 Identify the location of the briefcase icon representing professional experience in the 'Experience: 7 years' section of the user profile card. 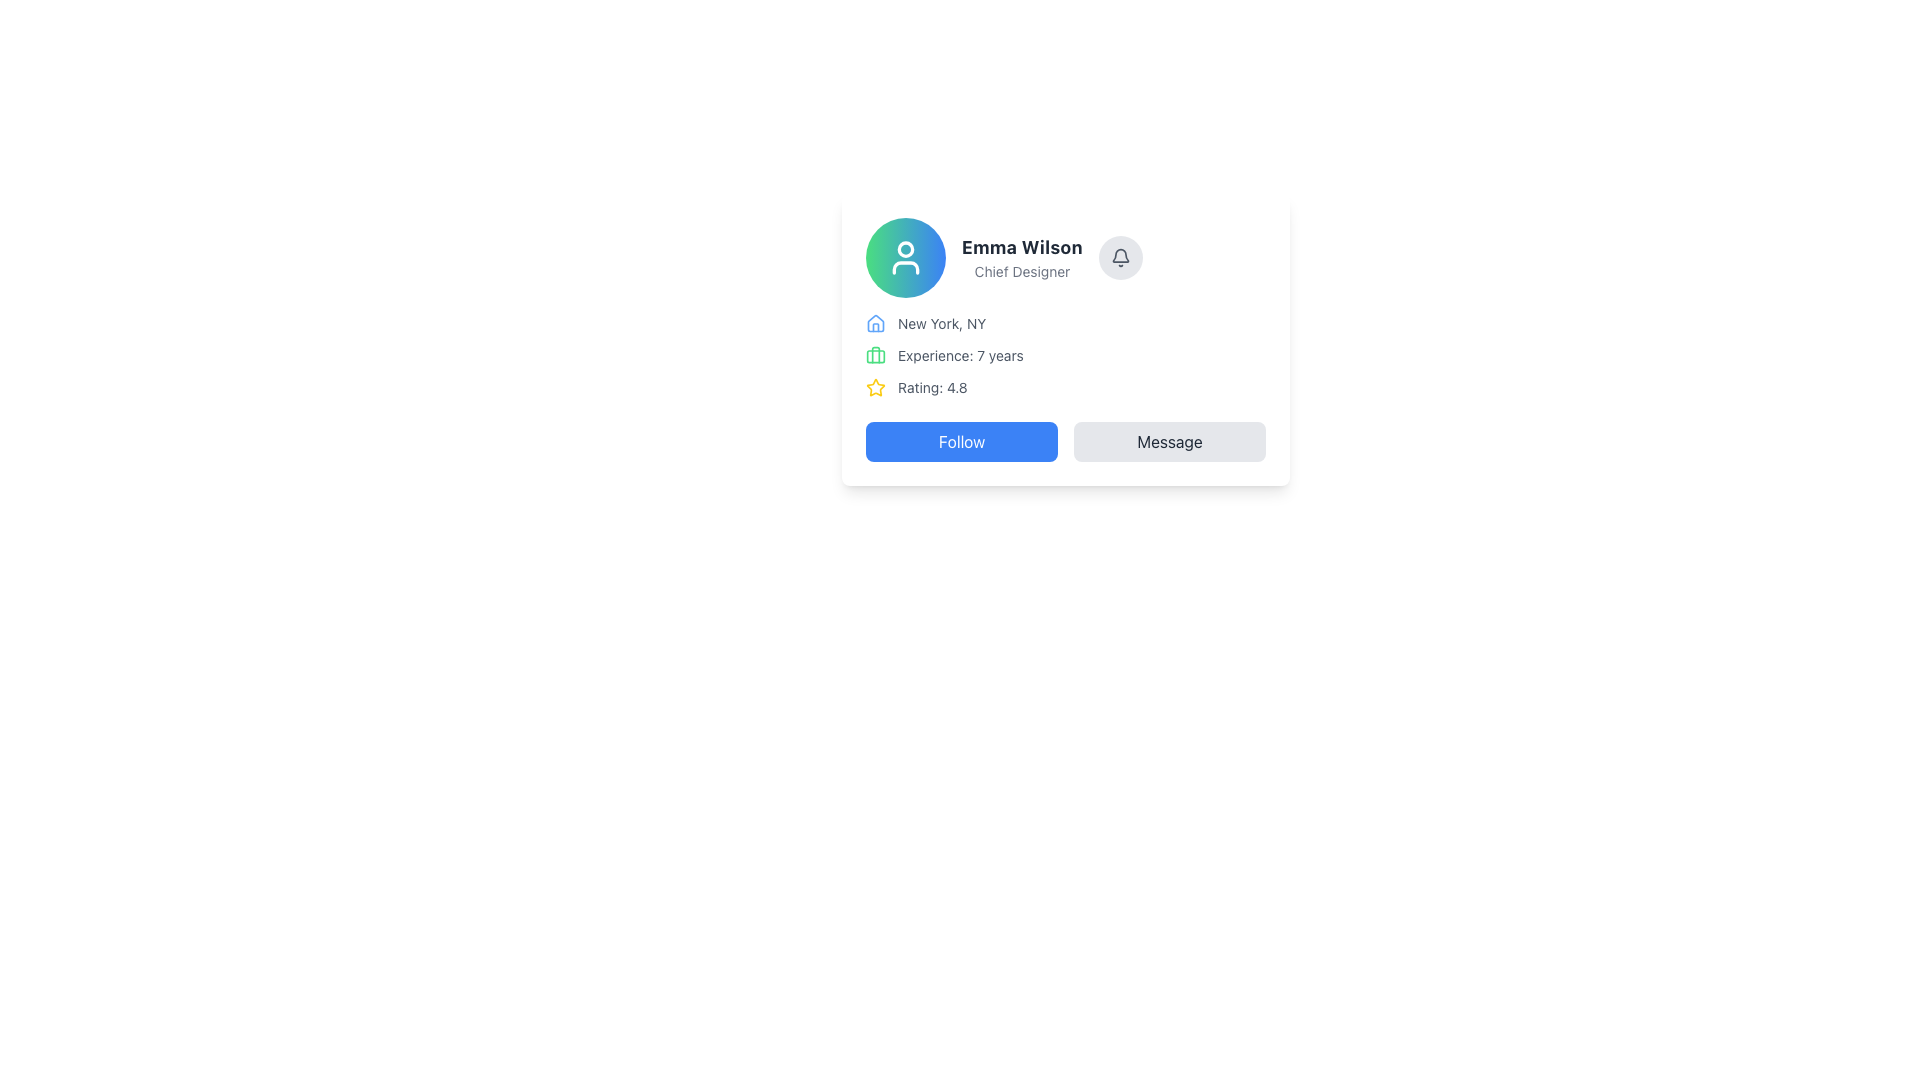
(875, 354).